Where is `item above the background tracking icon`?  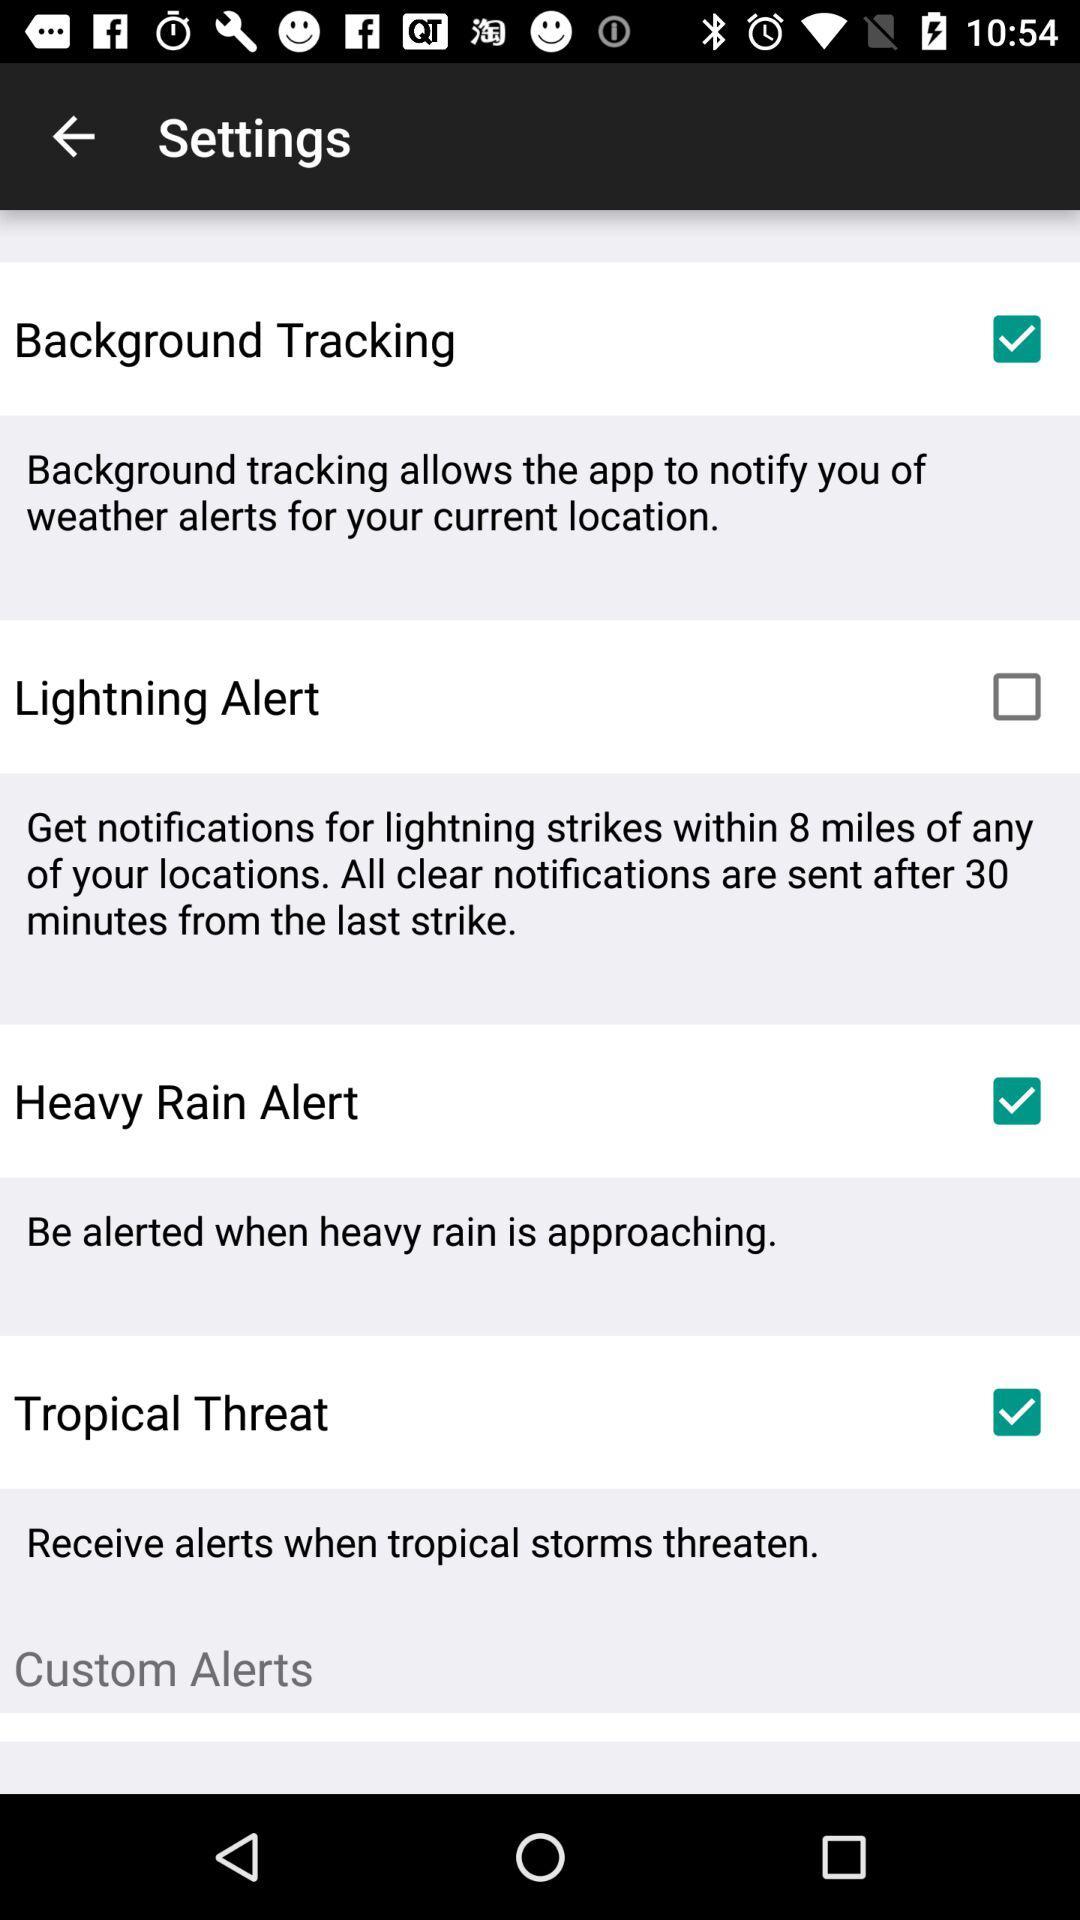 item above the background tracking icon is located at coordinates (72, 135).